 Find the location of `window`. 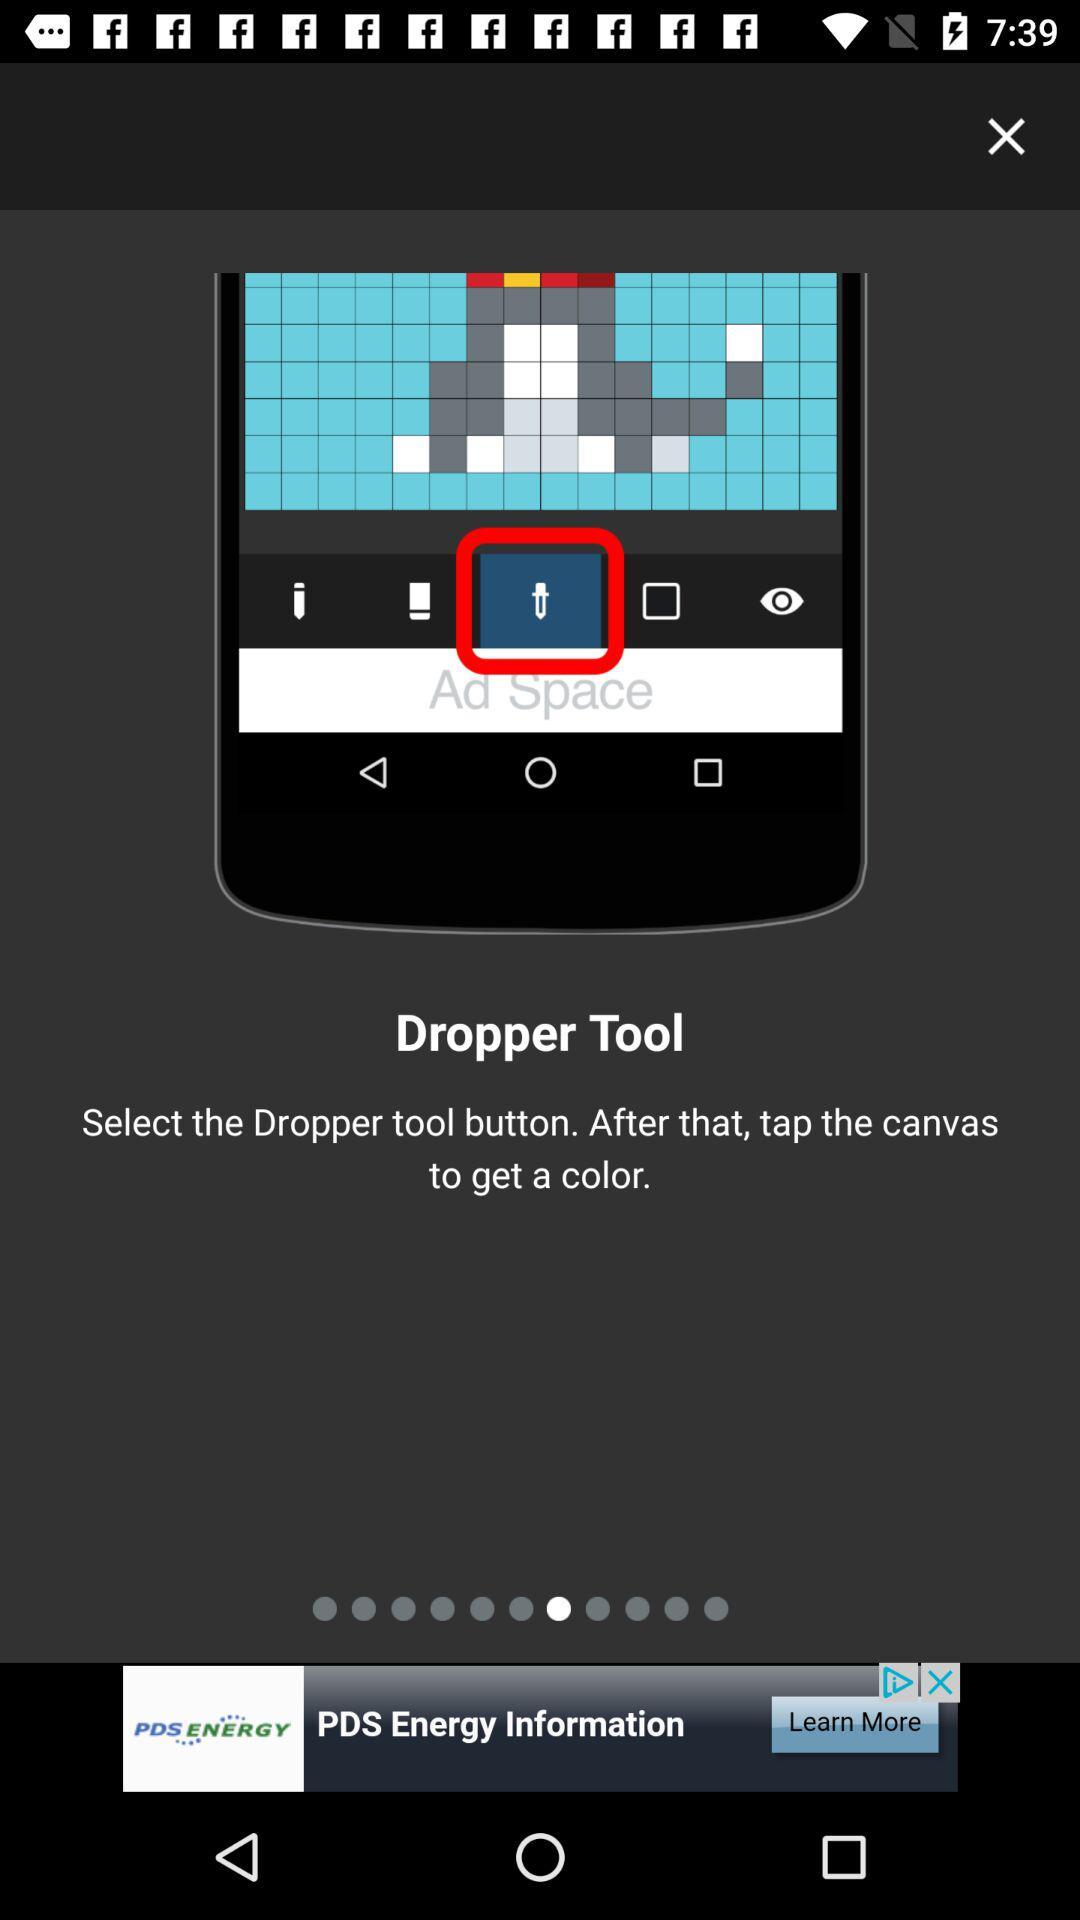

window is located at coordinates (1006, 135).